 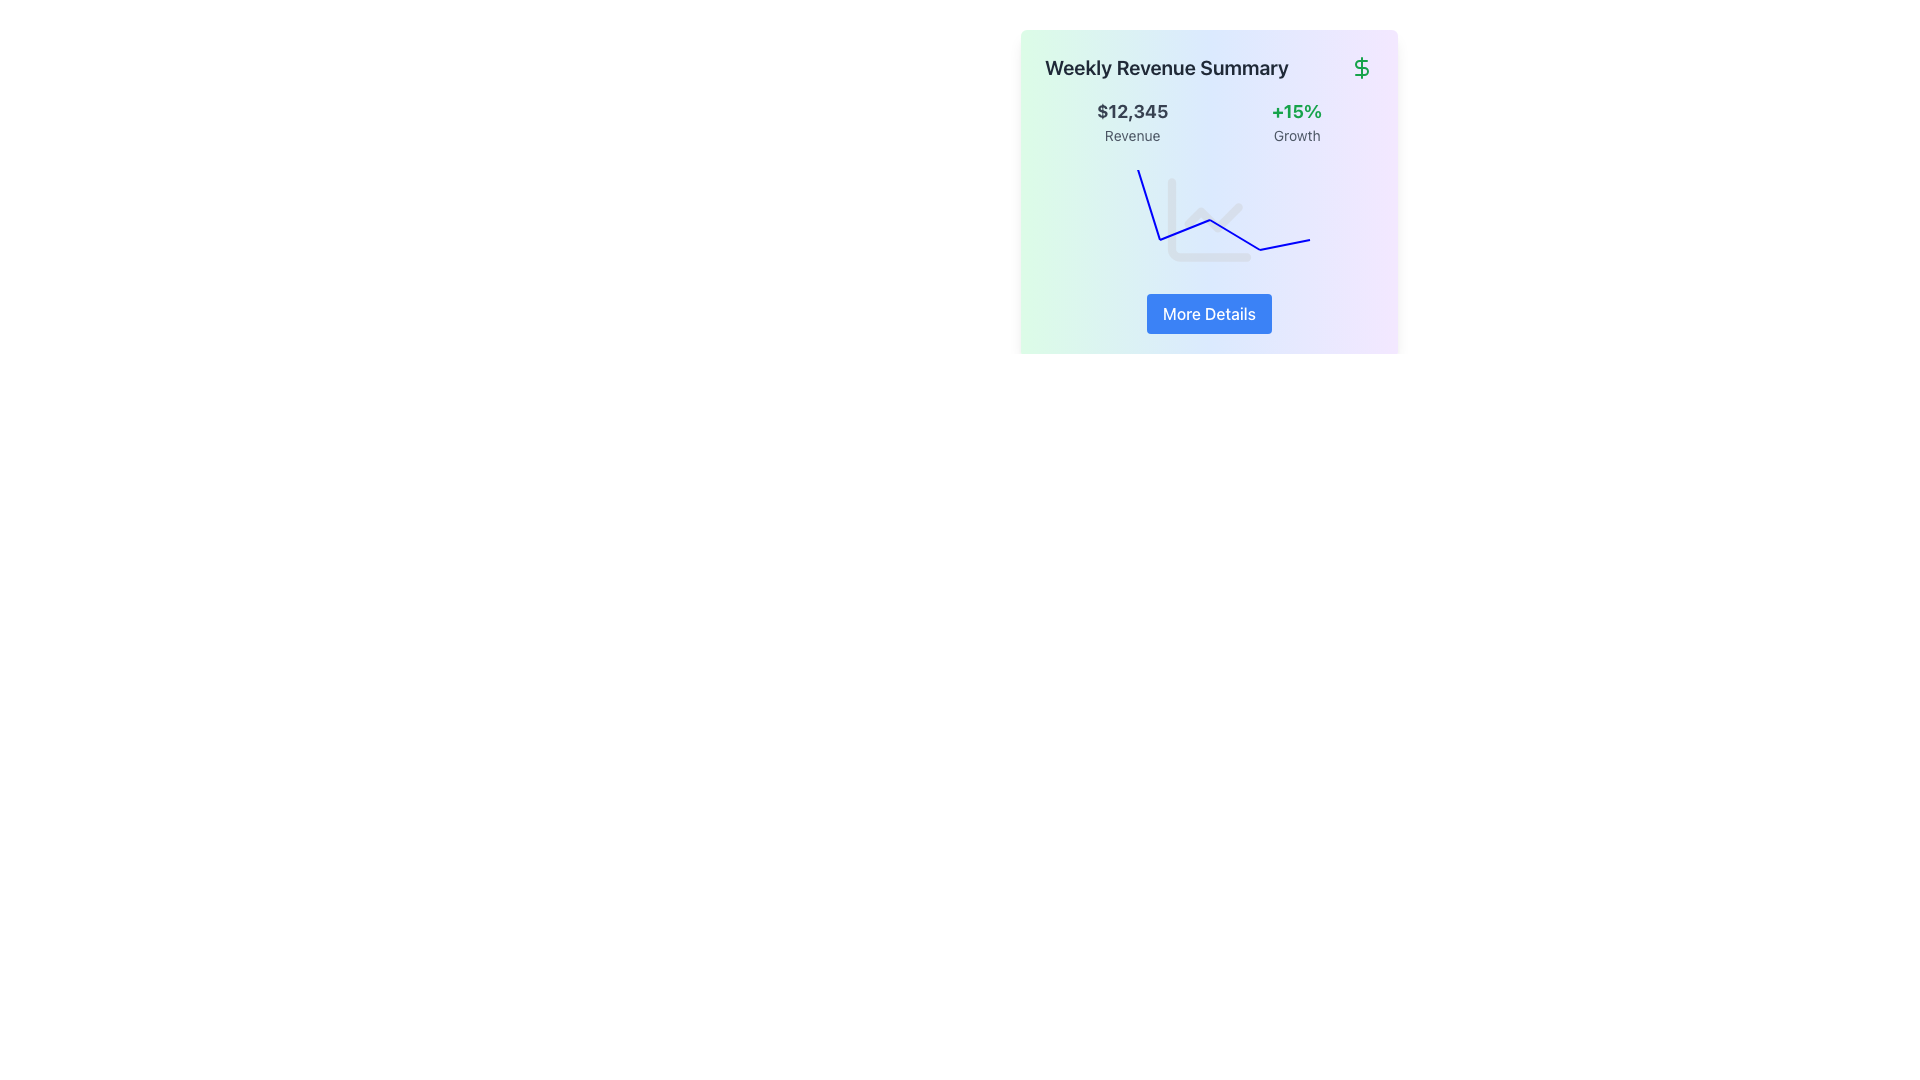 What do you see at coordinates (1208, 313) in the screenshot?
I see `the button located at the bottom-center of the 'Weekly Revenue Summary' card` at bounding box center [1208, 313].